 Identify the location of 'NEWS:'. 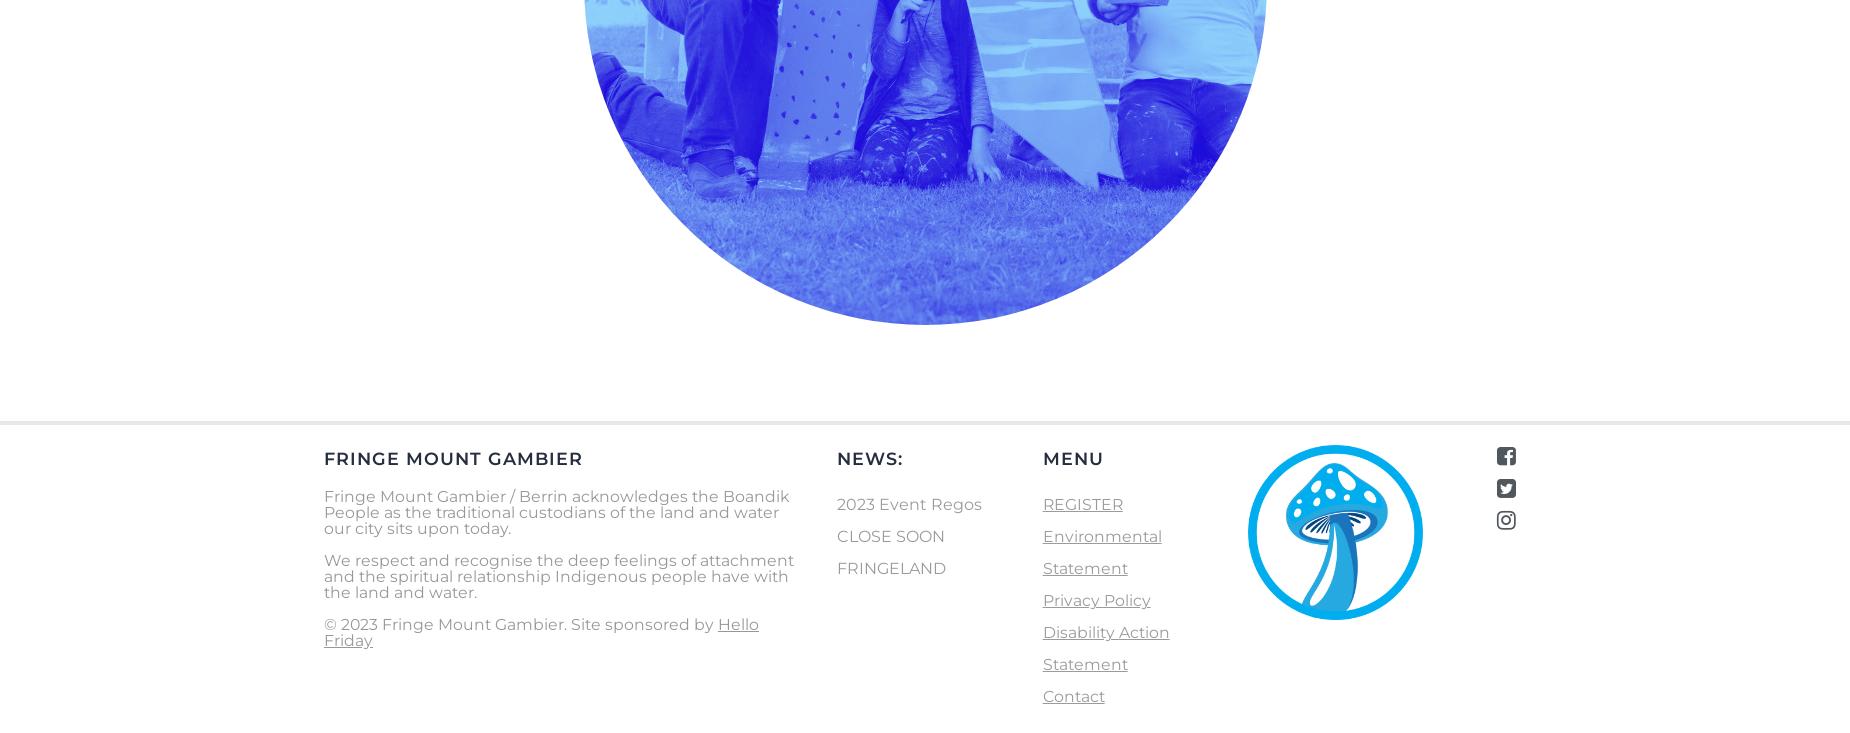
(870, 456).